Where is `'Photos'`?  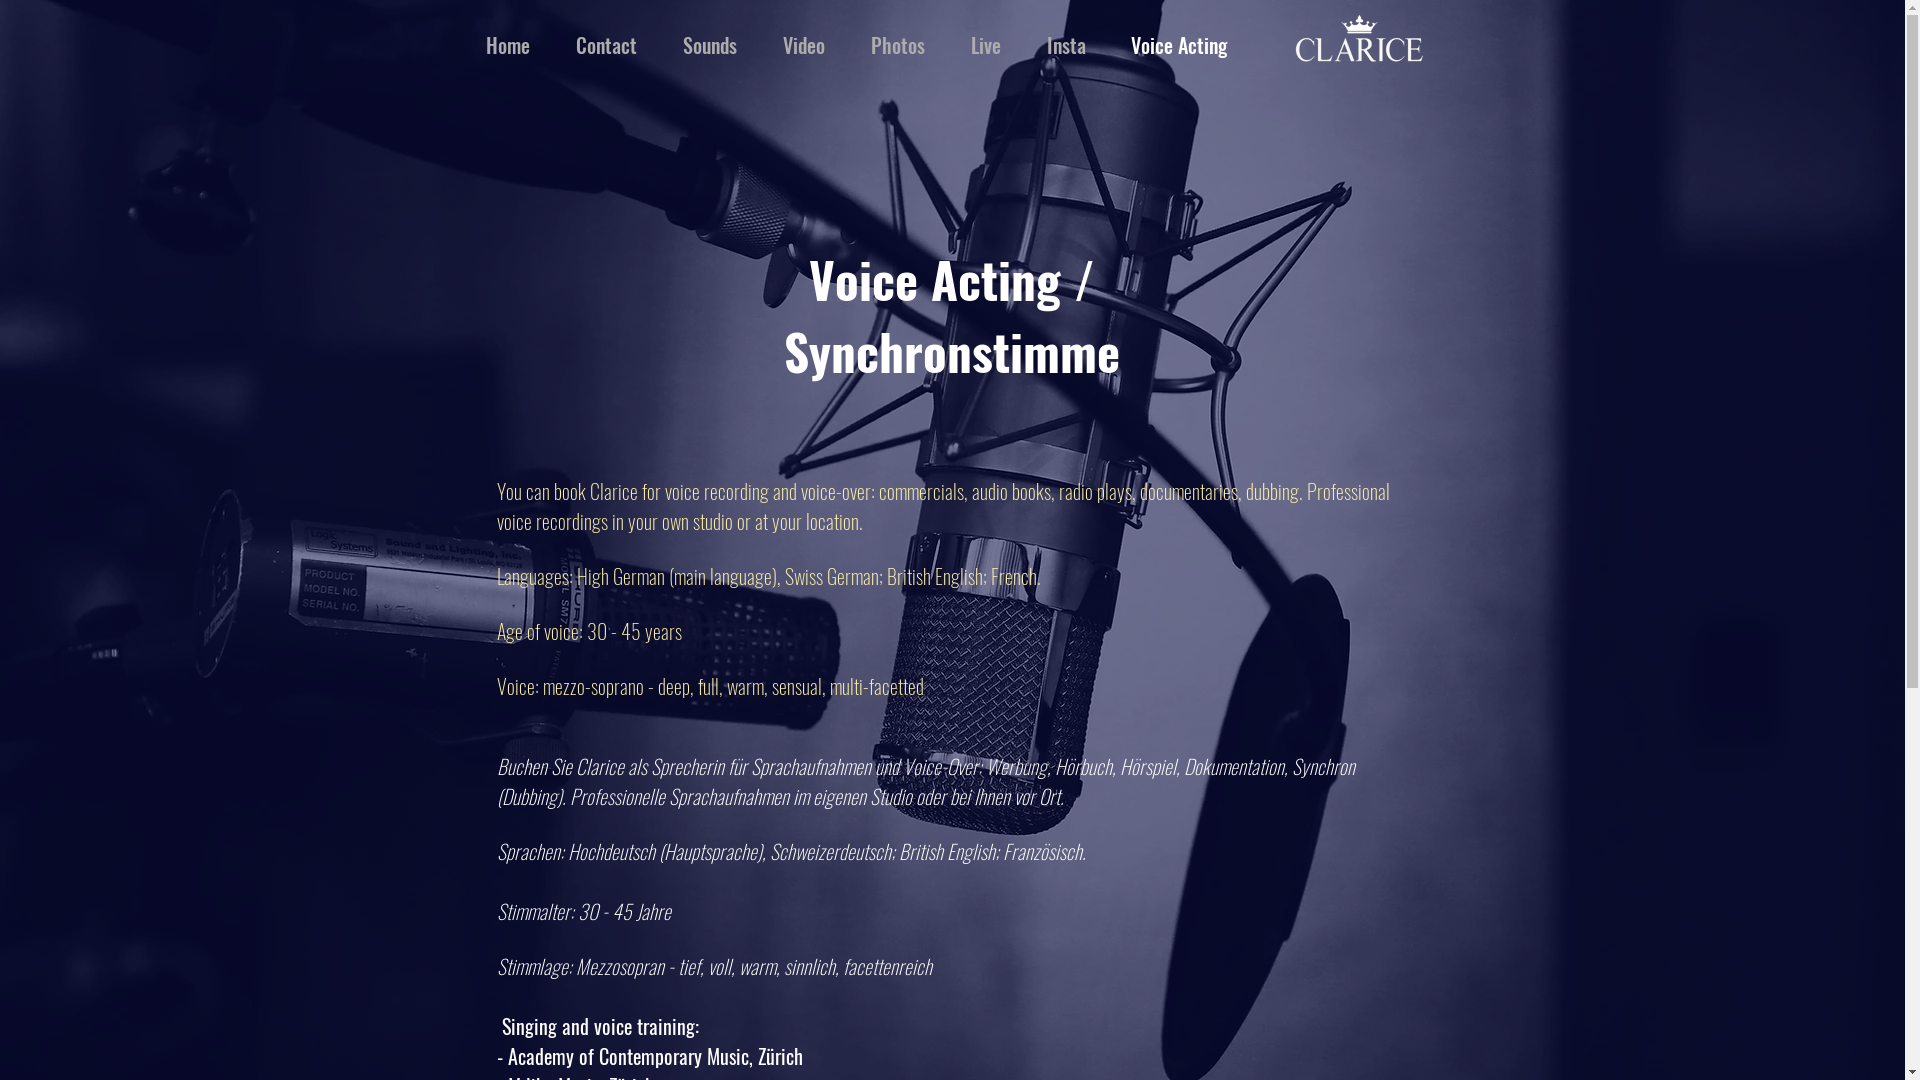 'Photos' is located at coordinates (848, 45).